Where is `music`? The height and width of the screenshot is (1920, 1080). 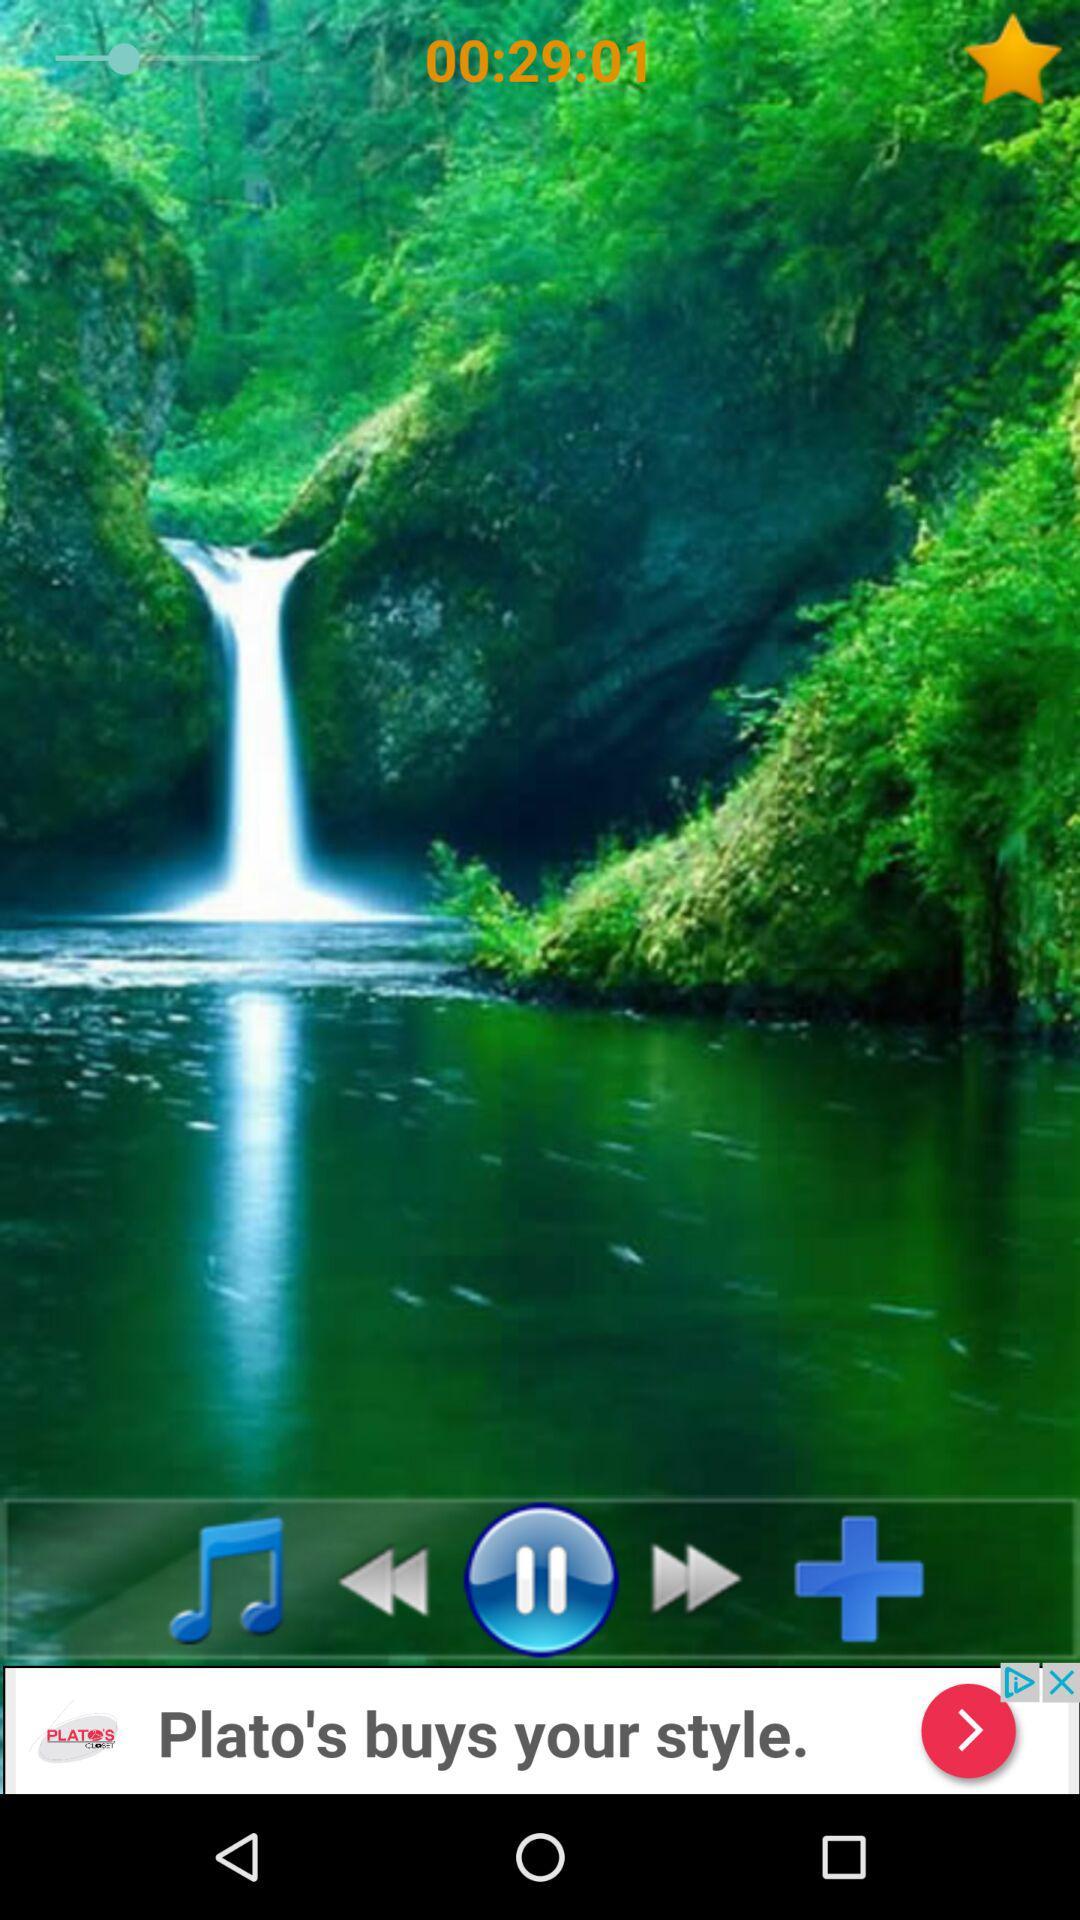 music is located at coordinates (874, 1577).